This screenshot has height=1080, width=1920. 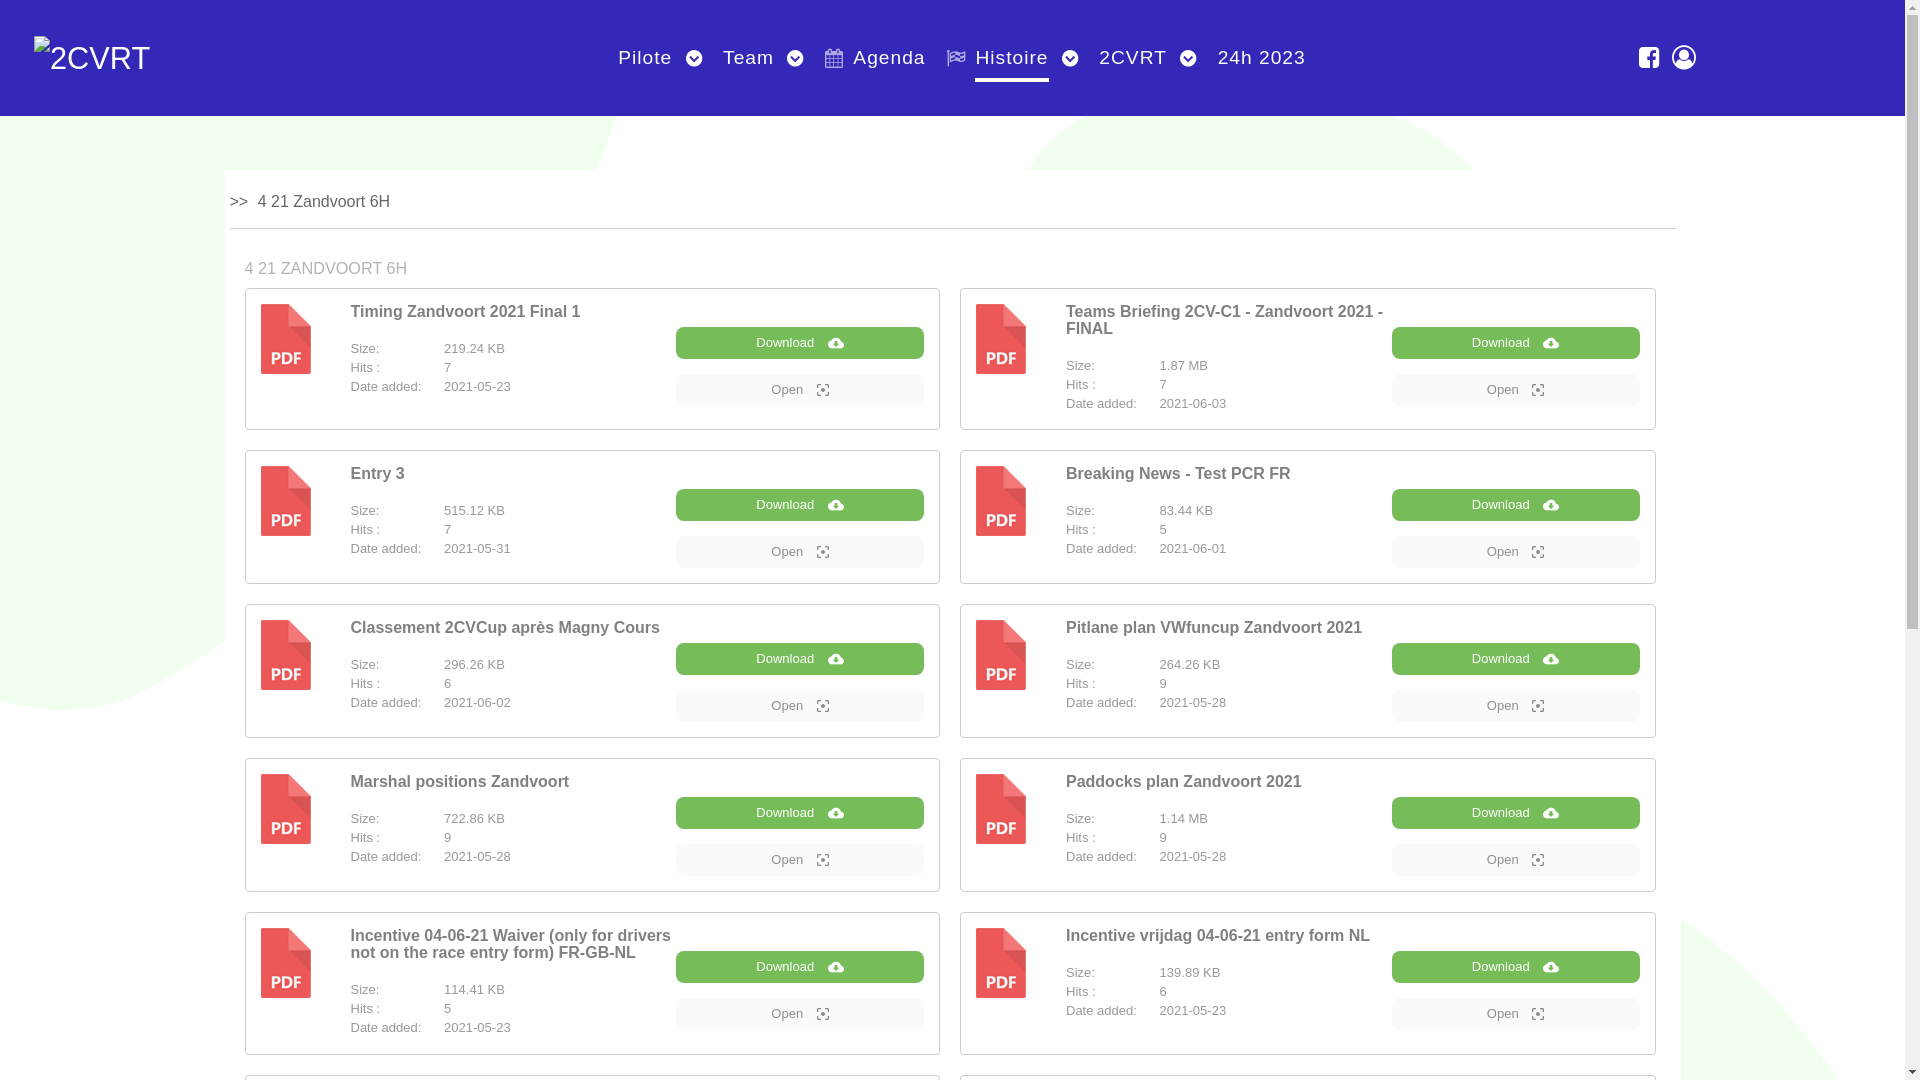 I want to click on 'Entry 3', so click(x=377, y=473).